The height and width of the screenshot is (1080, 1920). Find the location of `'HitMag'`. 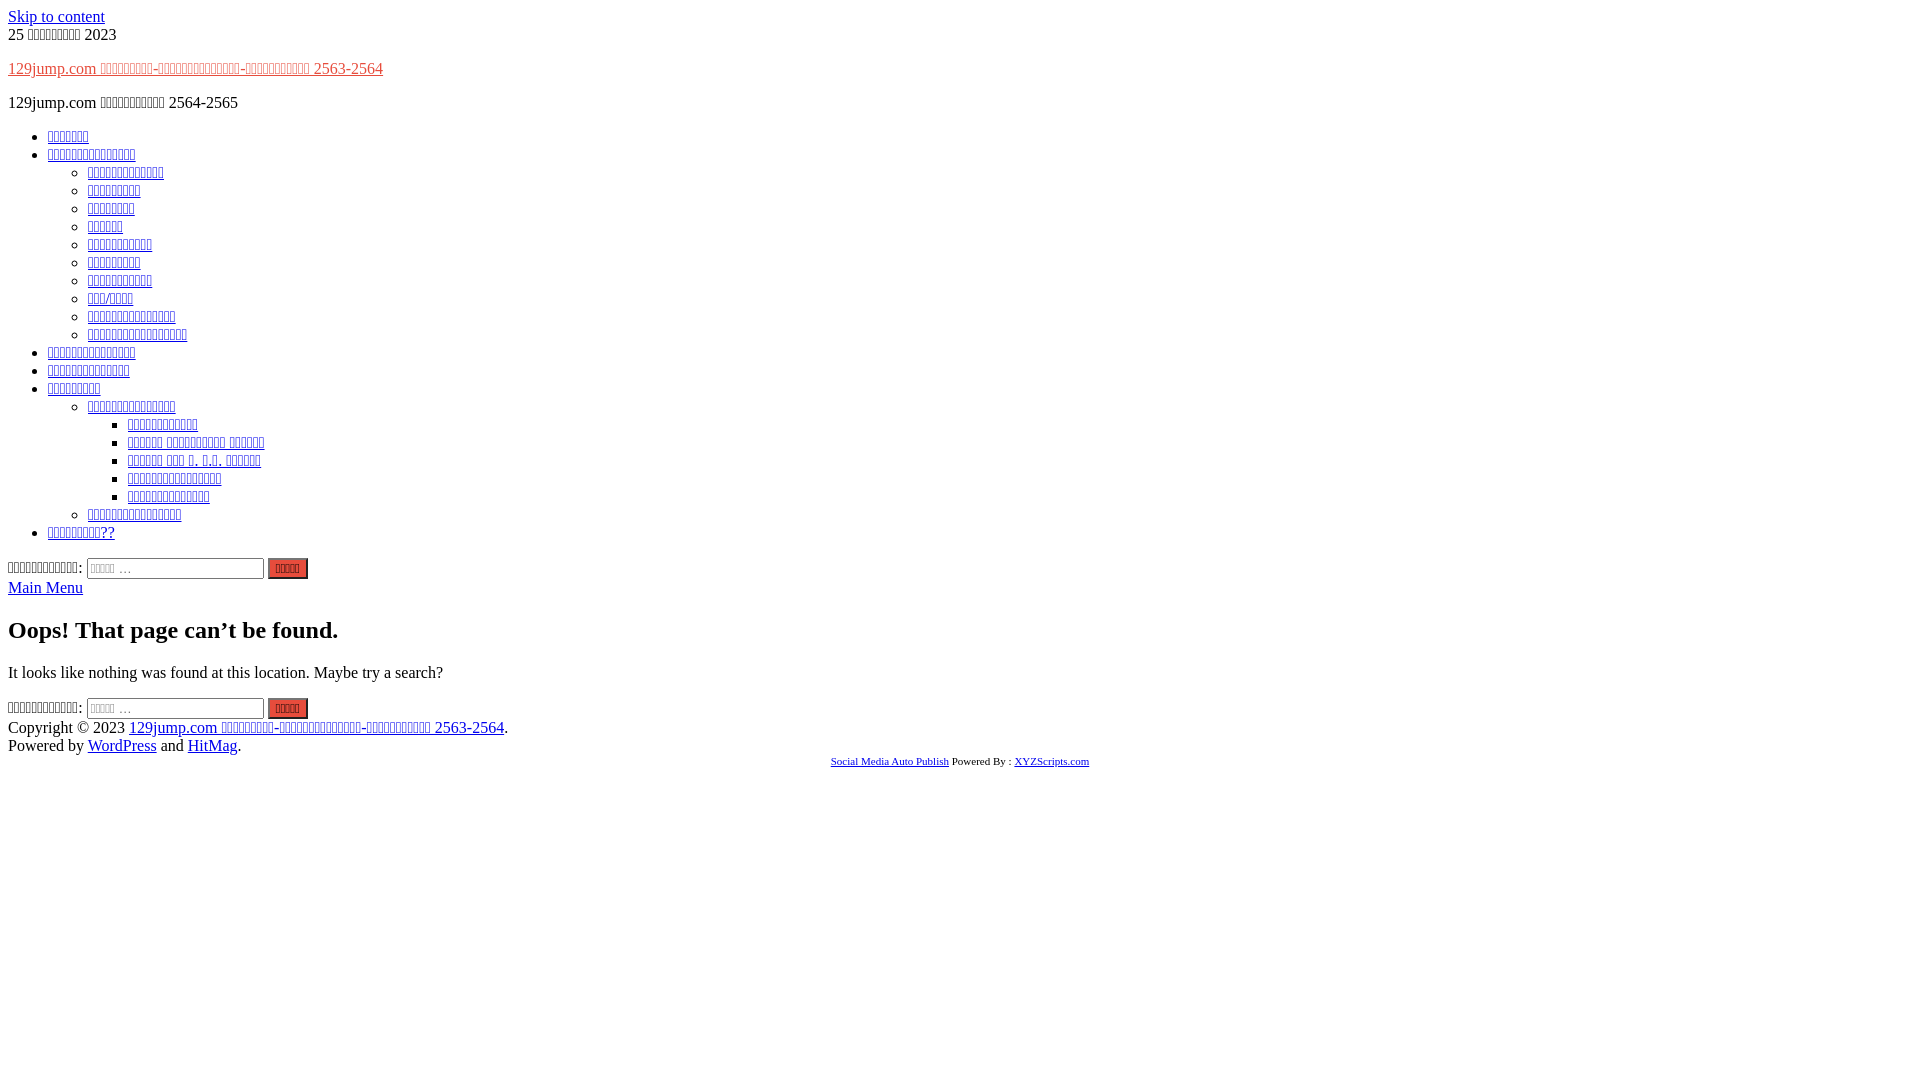

'HitMag' is located at coordinates (212, 745).